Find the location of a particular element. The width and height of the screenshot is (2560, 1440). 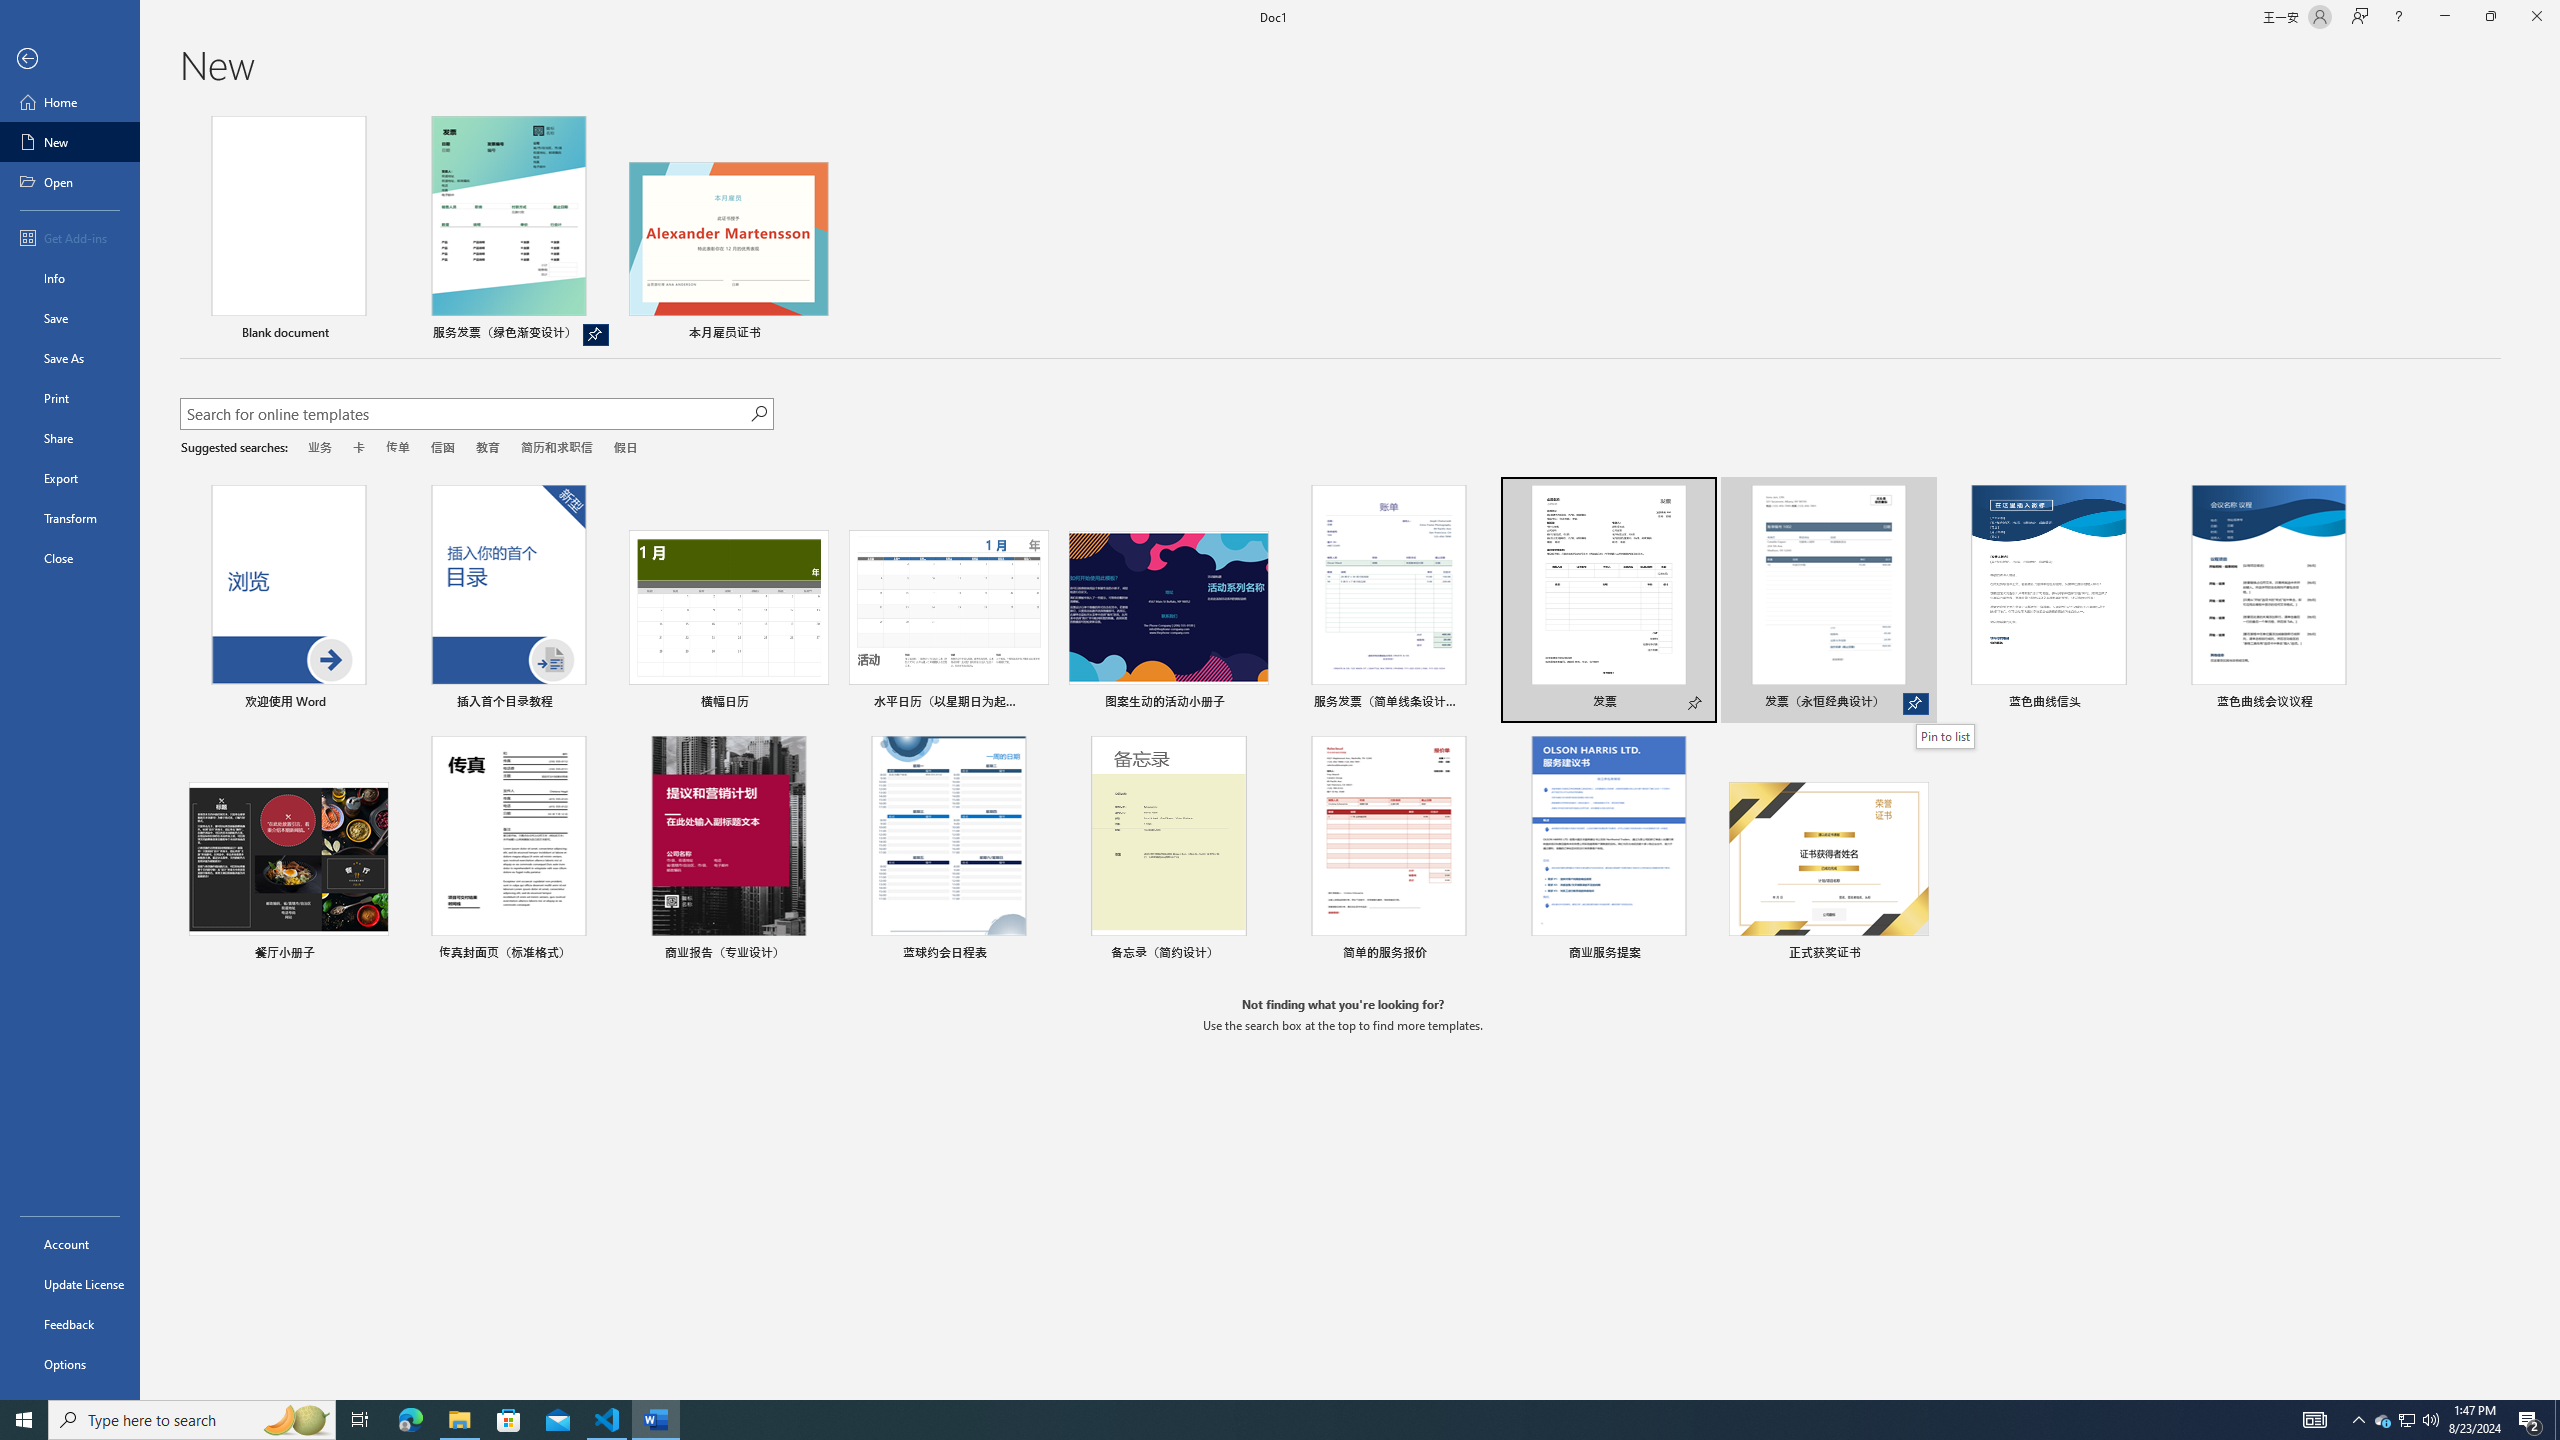

'Export' is located at coordinates (69, 478).